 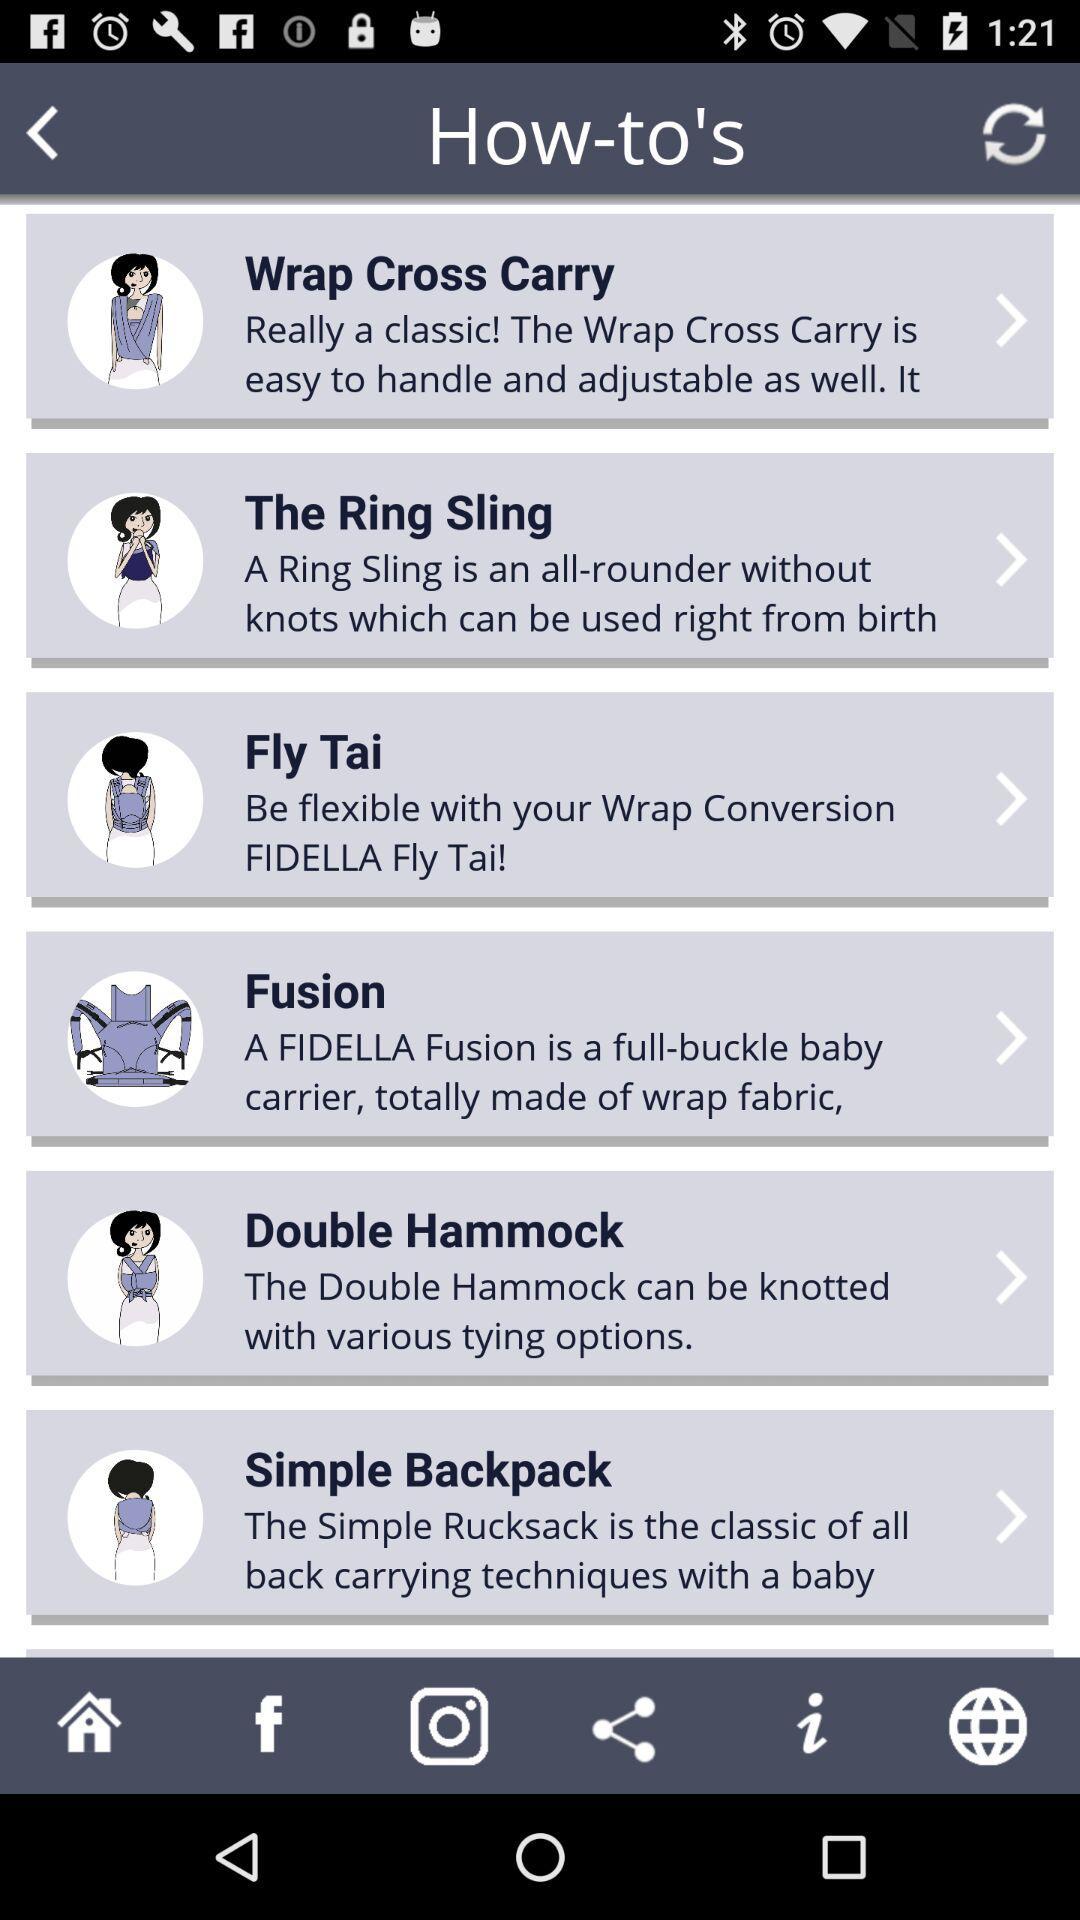 I want to click on the info icon, so click(x=810, y=1846).